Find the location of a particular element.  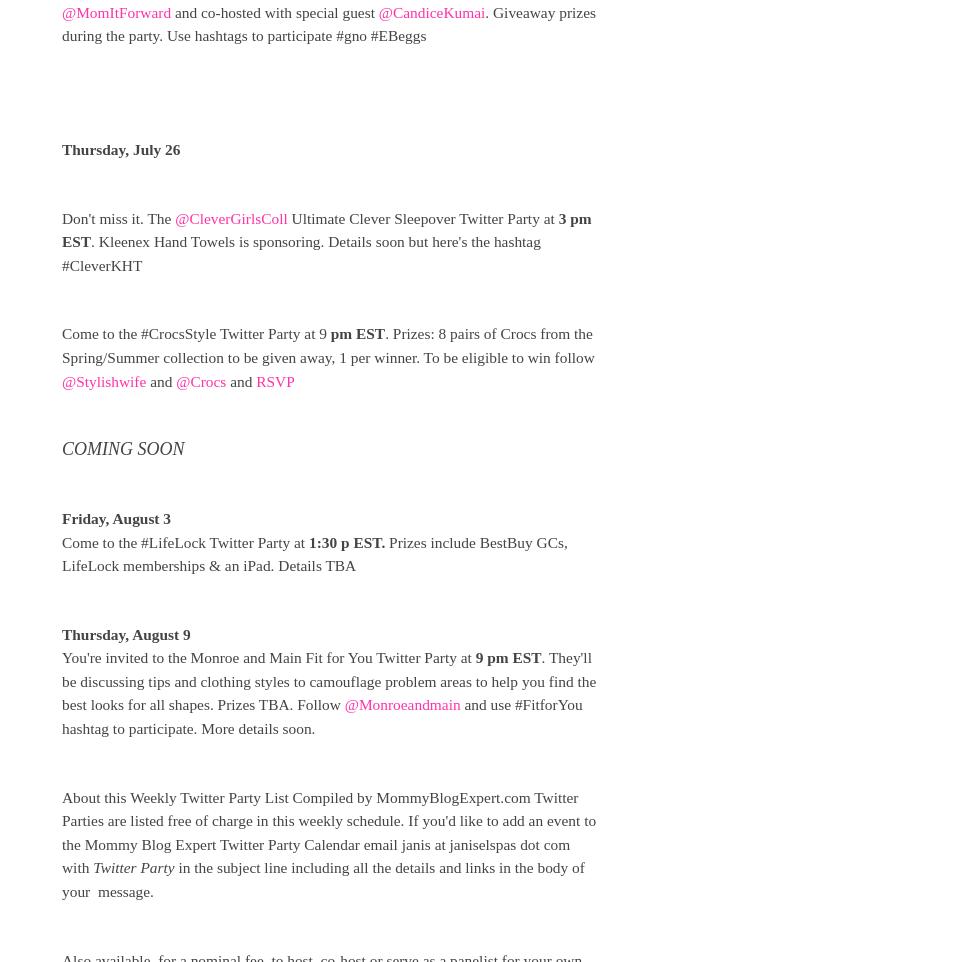

'Thursday, August 9' is located at coordinates (125, 633).